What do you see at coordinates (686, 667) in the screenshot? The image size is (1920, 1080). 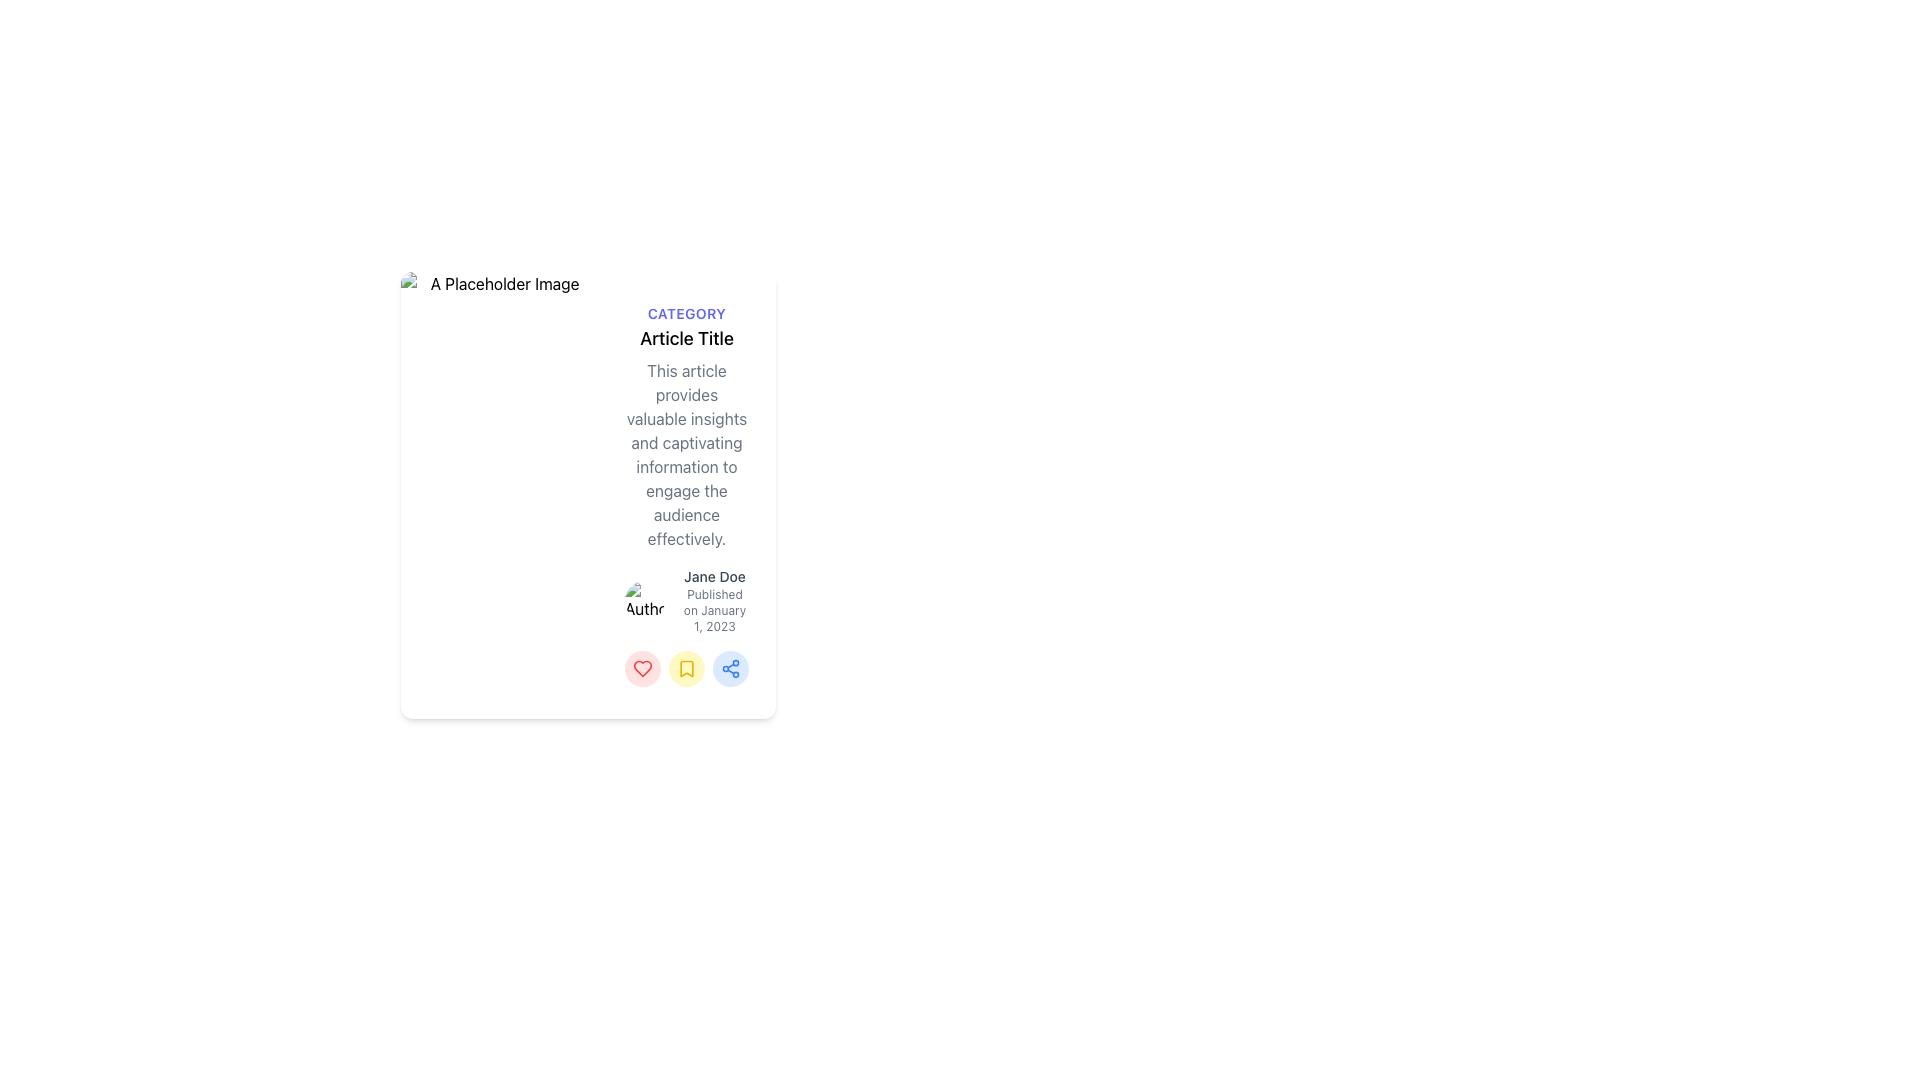 I see `the circular bookmark button with a light yellow background located beneath the article content to initiate bookmarking` at bounding box center [686, 667].